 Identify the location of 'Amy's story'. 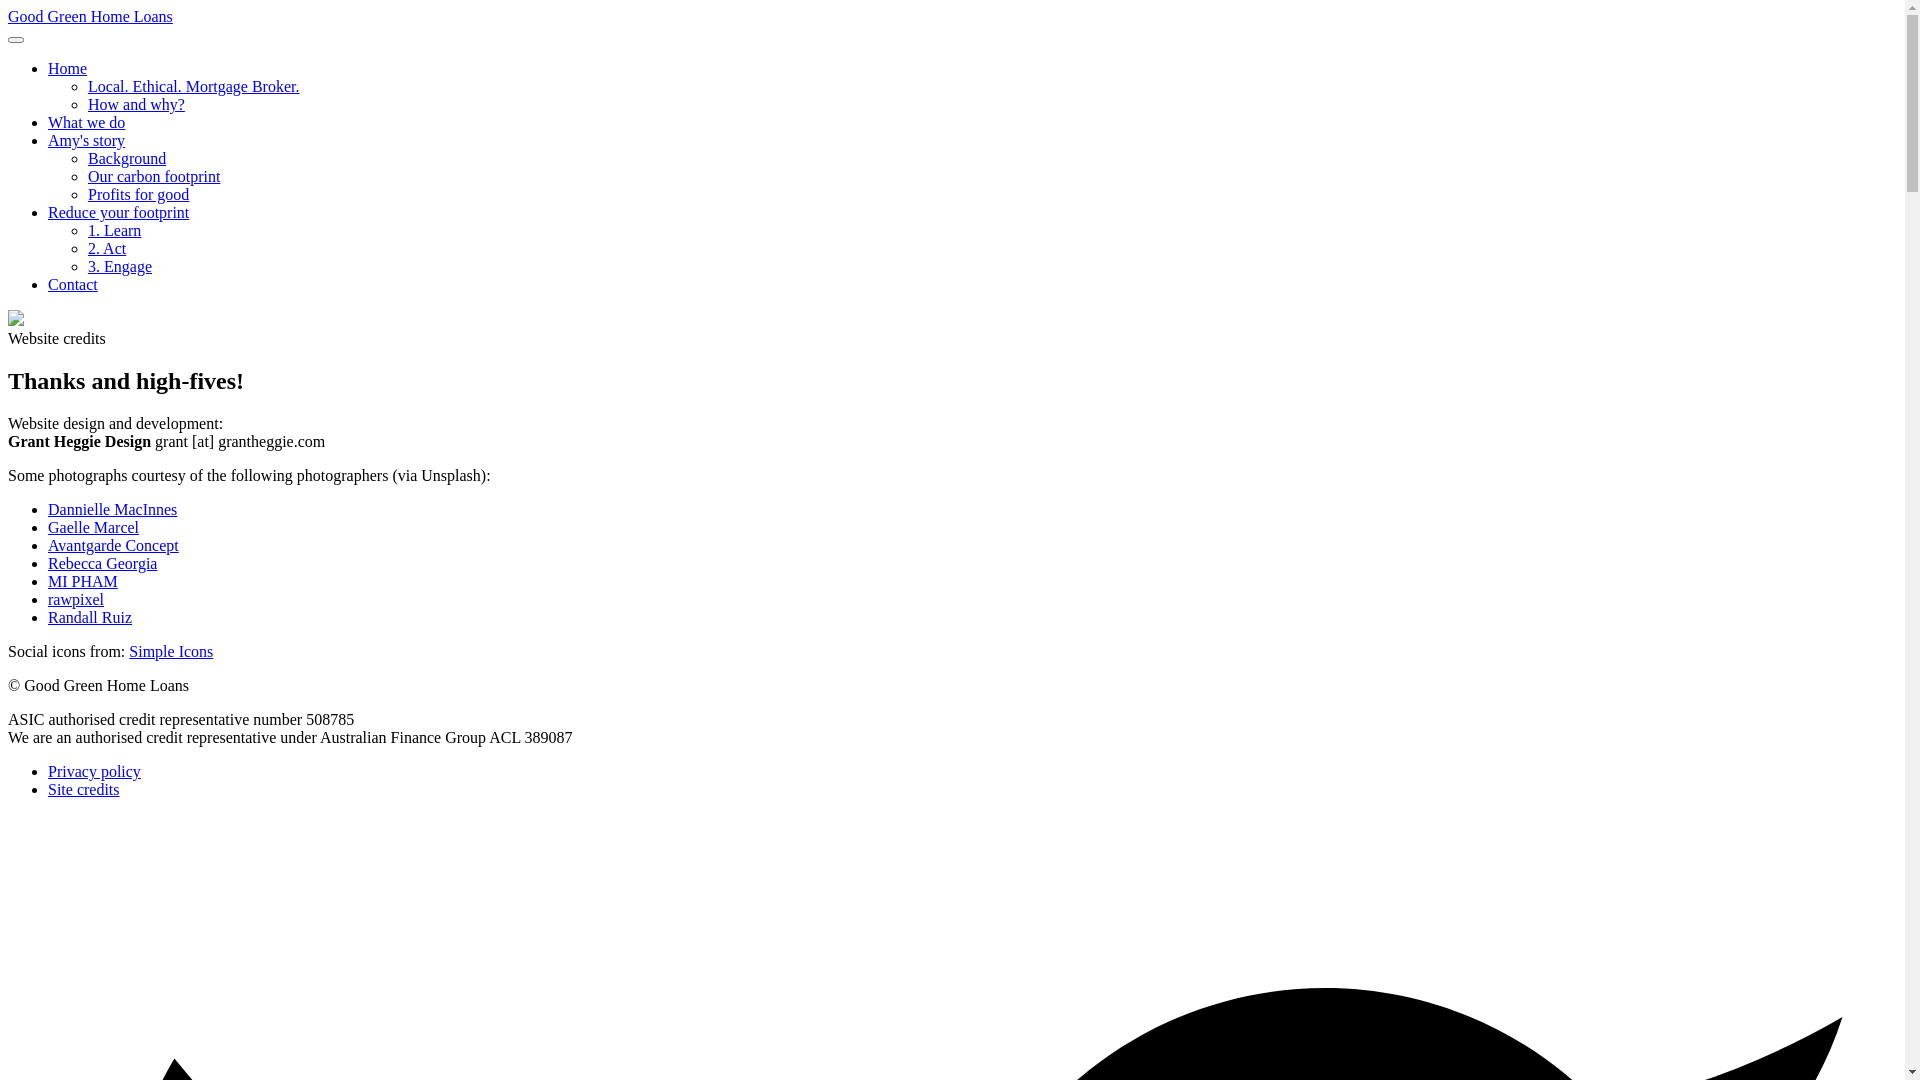
(85, 139).